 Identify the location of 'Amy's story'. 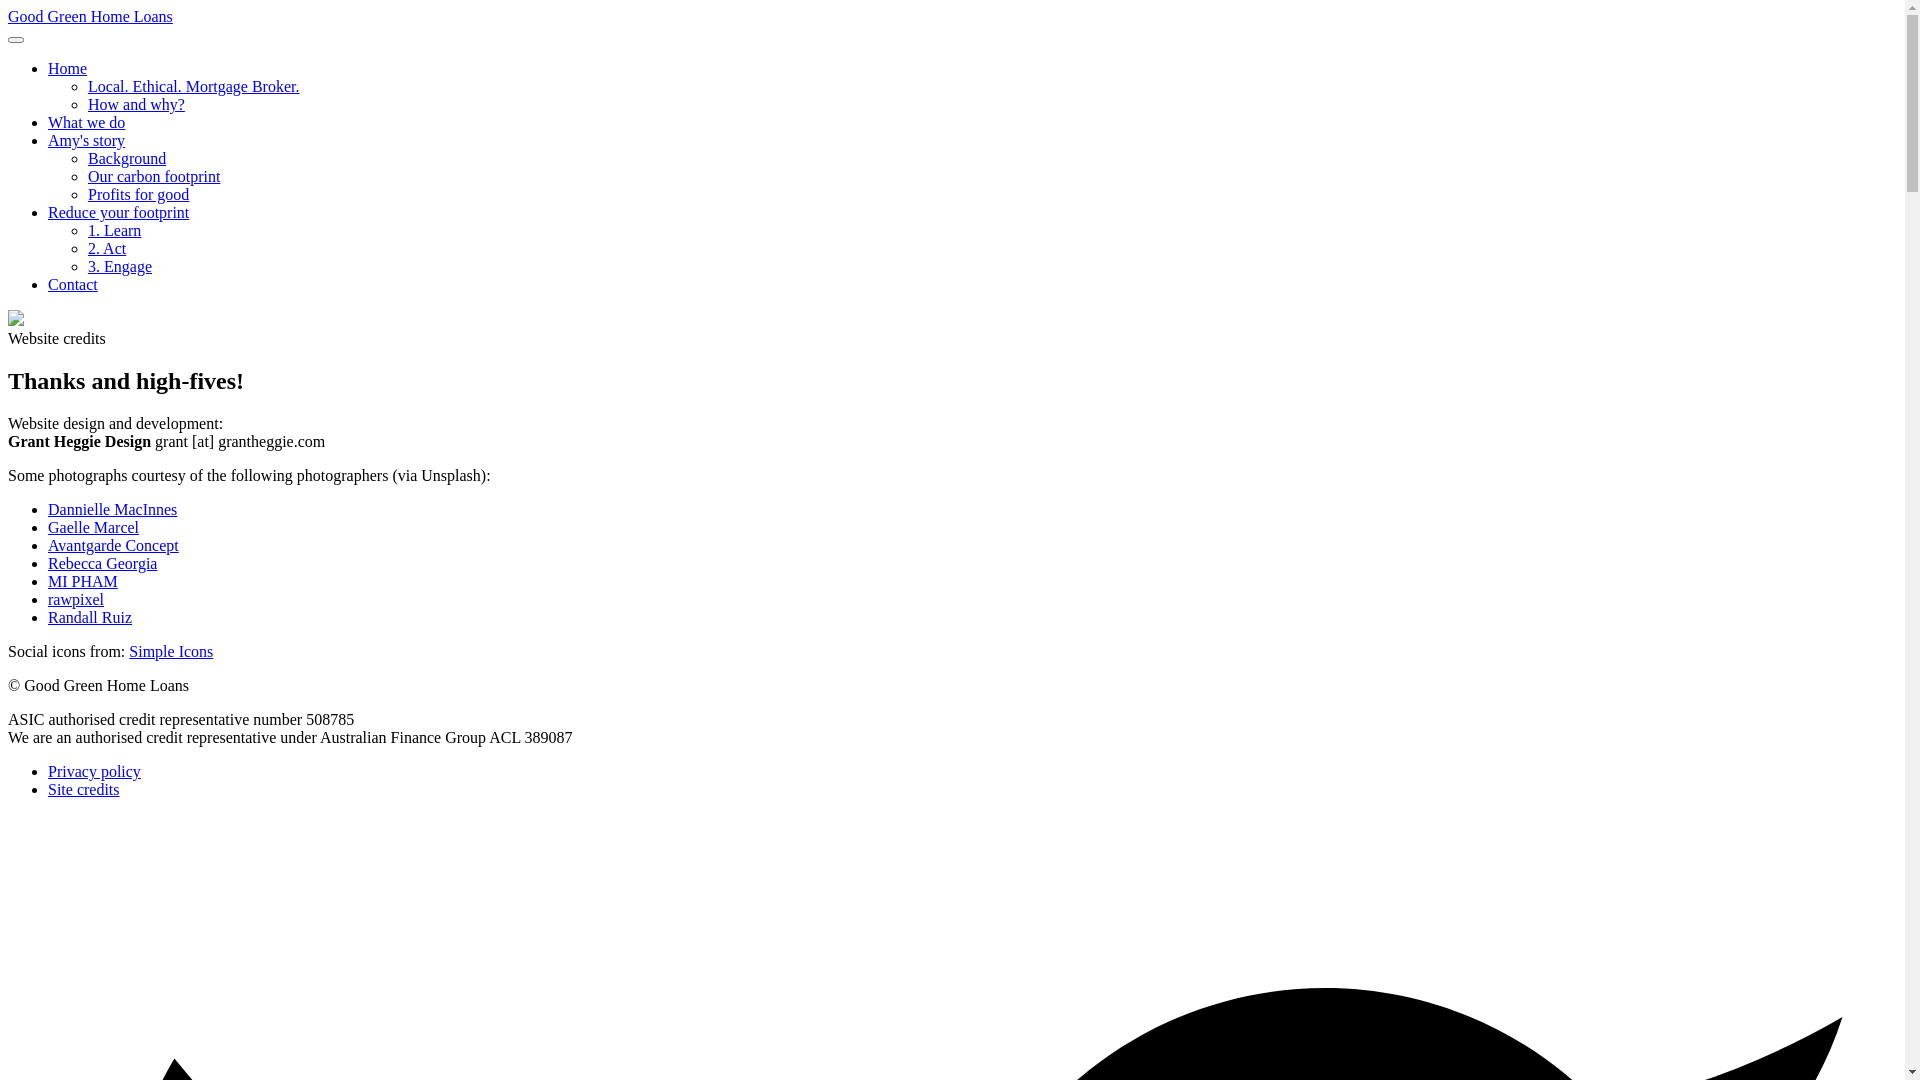
(85, 139).